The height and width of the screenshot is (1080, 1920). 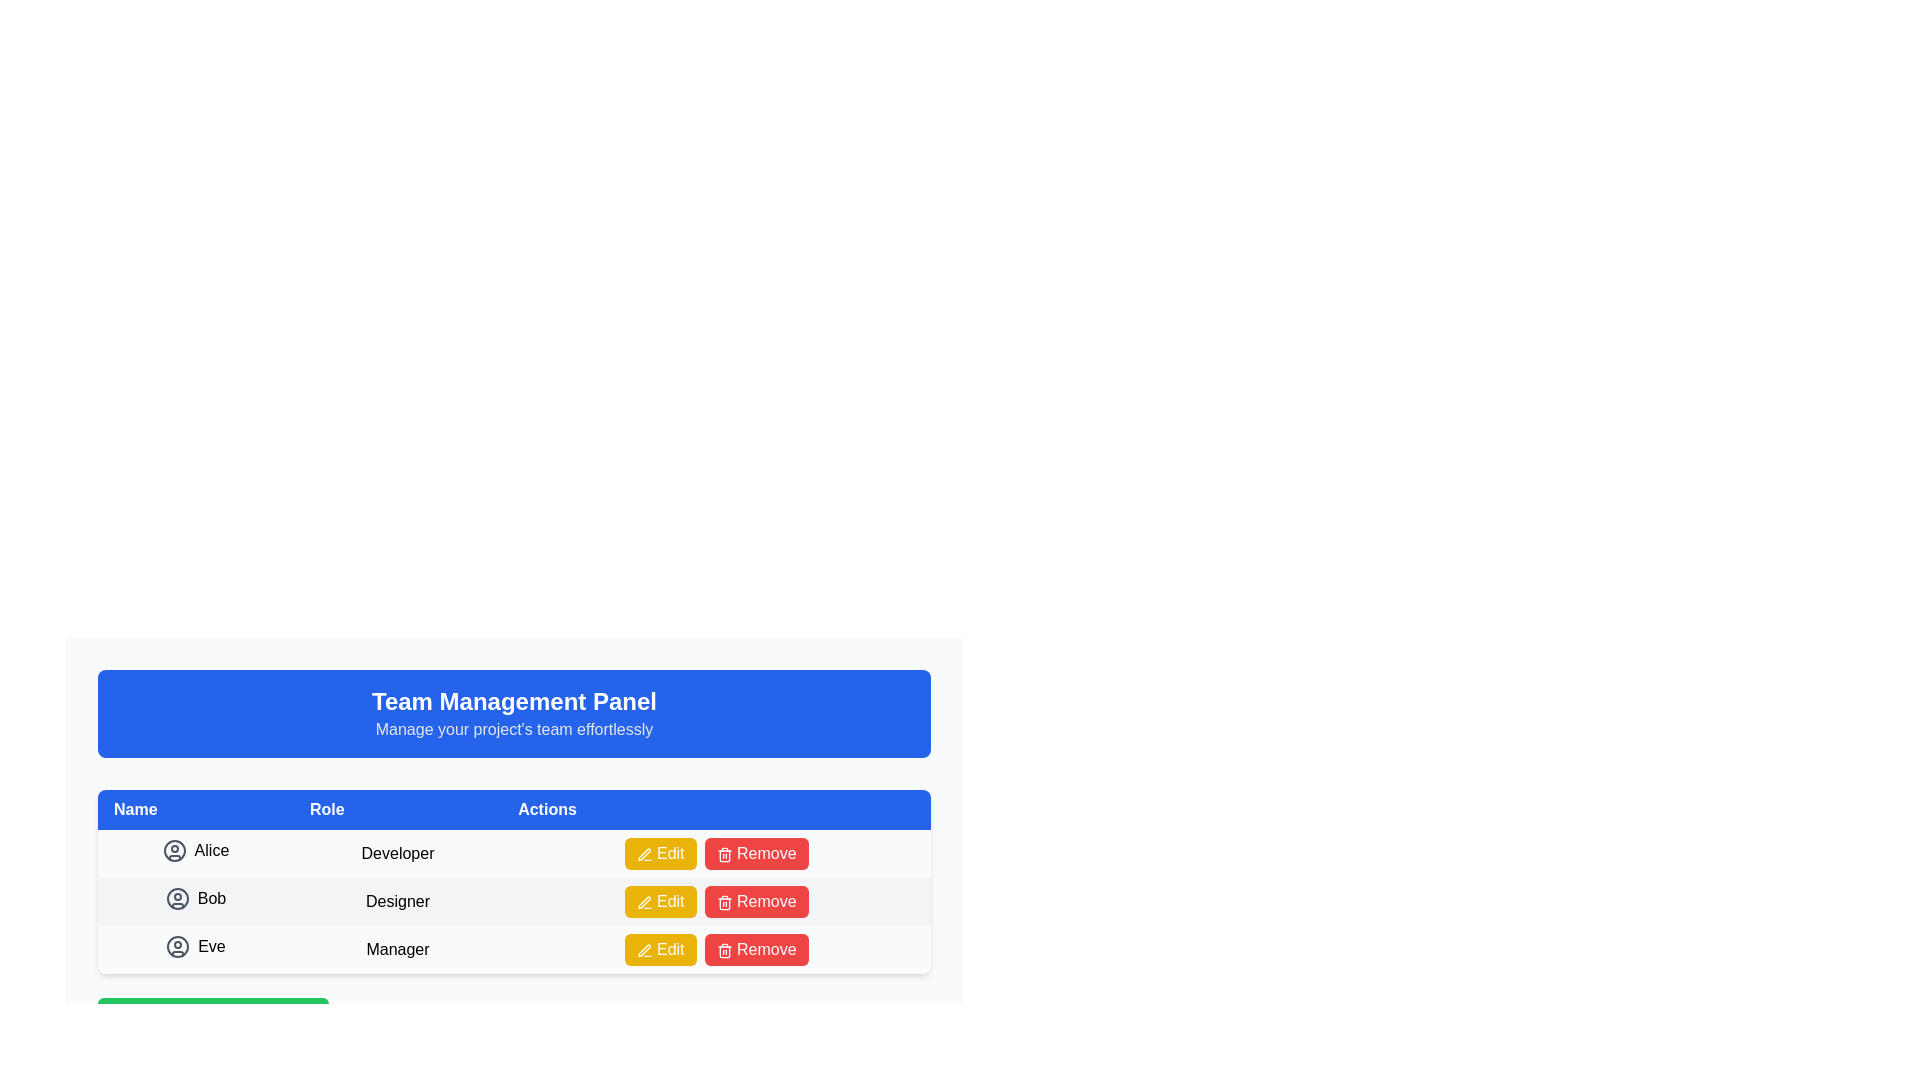 What do you see at coordinates (644, 854) in the screenshot?
I see `the edit icon located in the 'Actions' column of the 'Team Management Panel' table to initiate edit mode for the 'Designer' role` at bounding box center [644, 854].